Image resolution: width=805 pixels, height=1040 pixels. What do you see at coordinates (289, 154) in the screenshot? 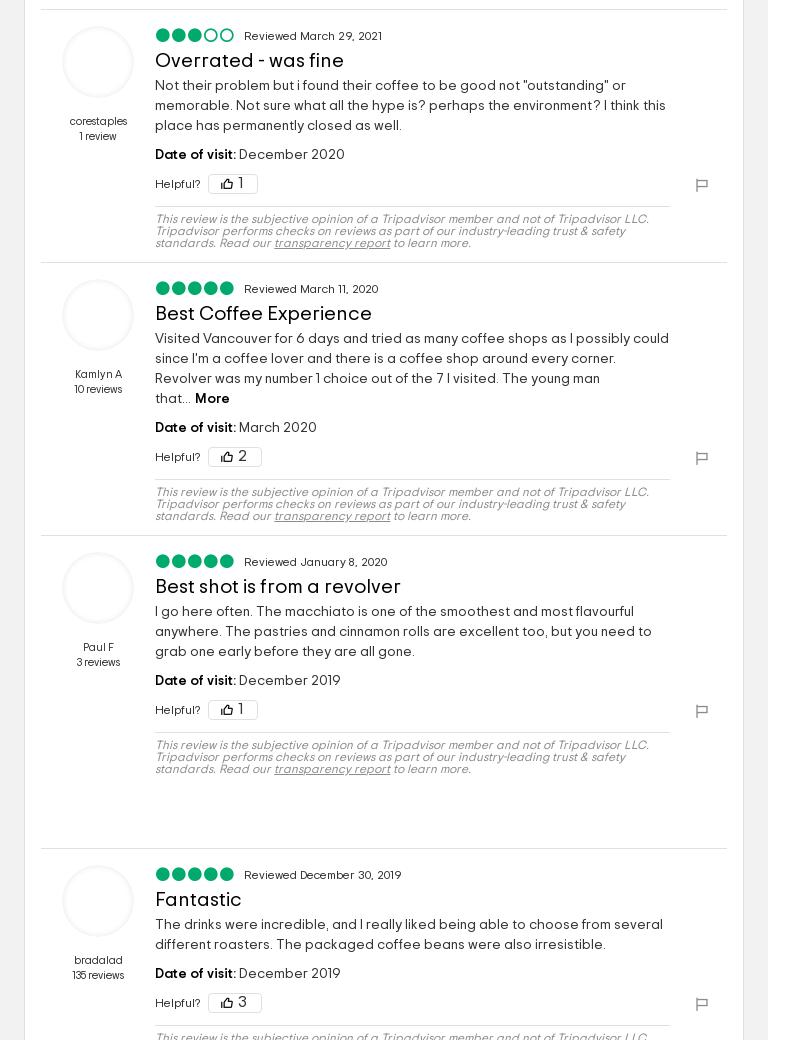
I see `'December 2020'` at bounding box center [289, 154].